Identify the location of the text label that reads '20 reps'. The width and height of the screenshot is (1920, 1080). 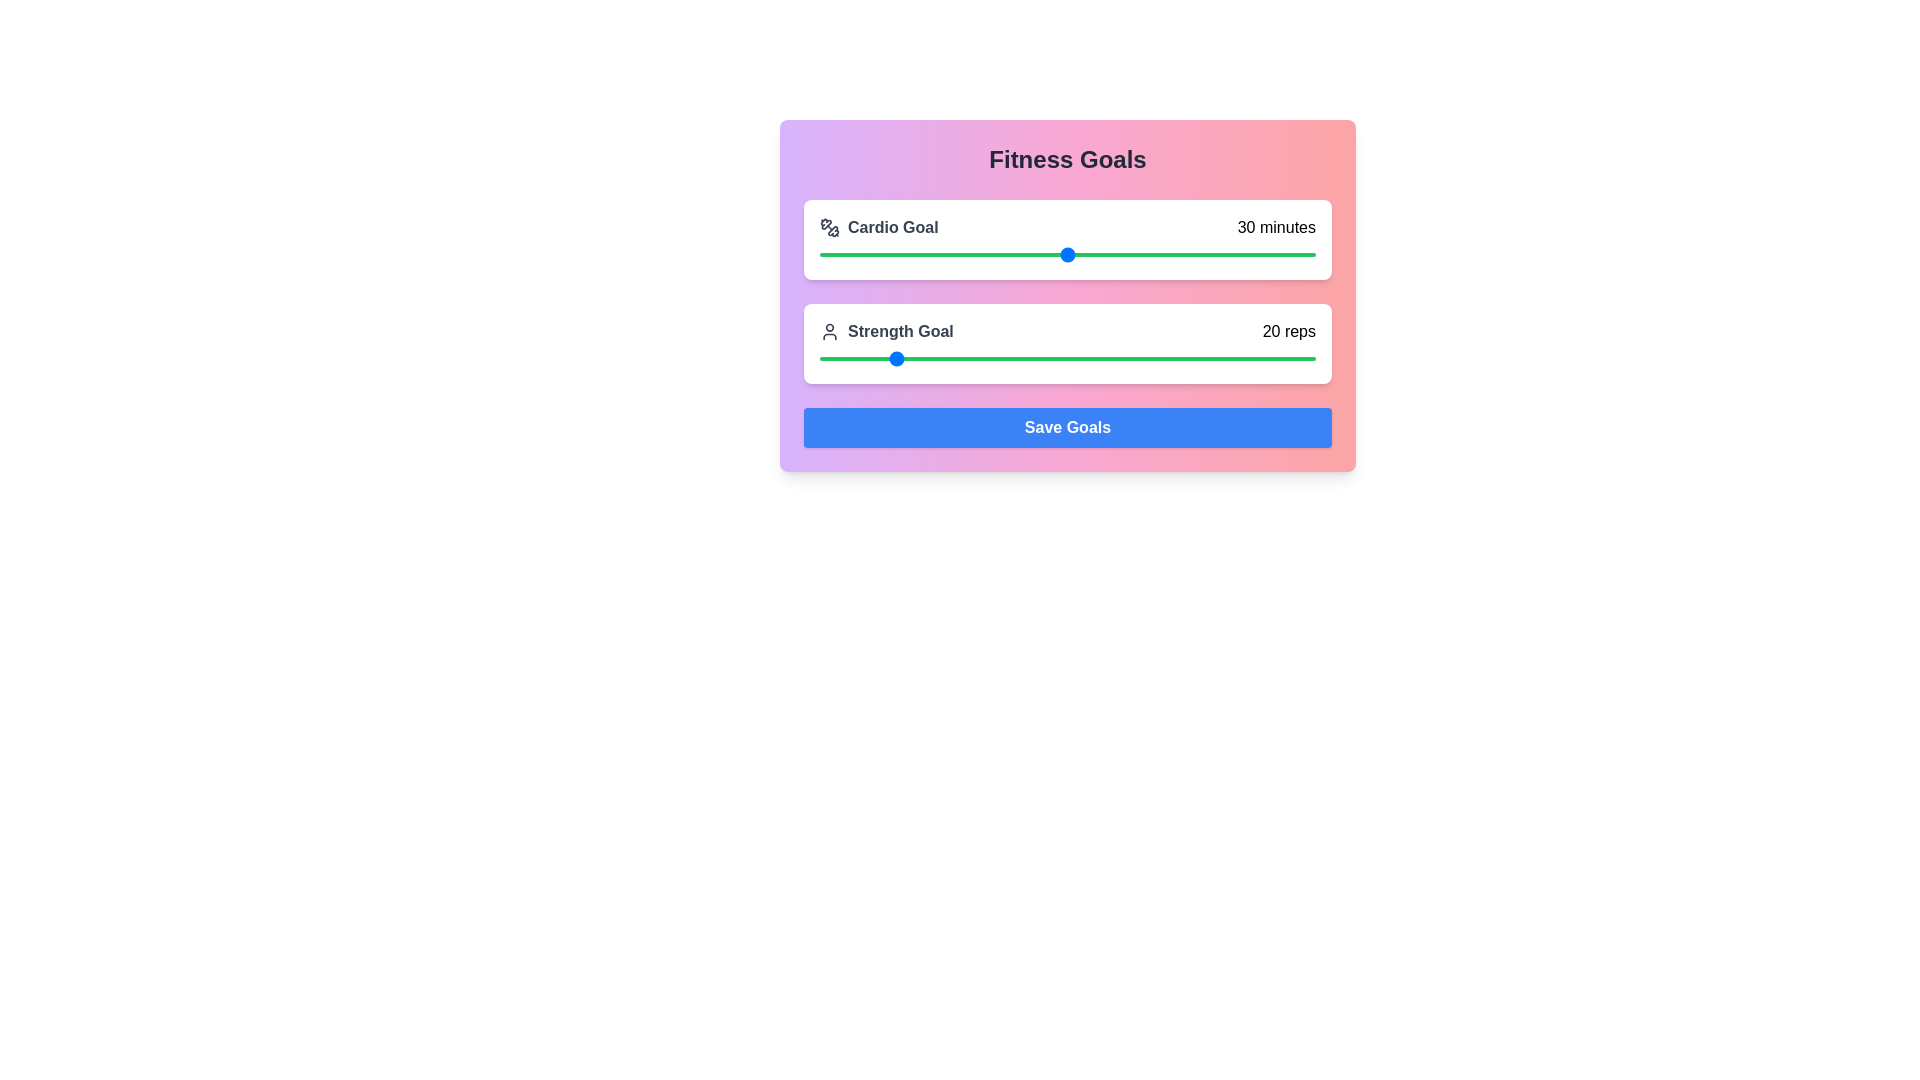
(1289, 330).